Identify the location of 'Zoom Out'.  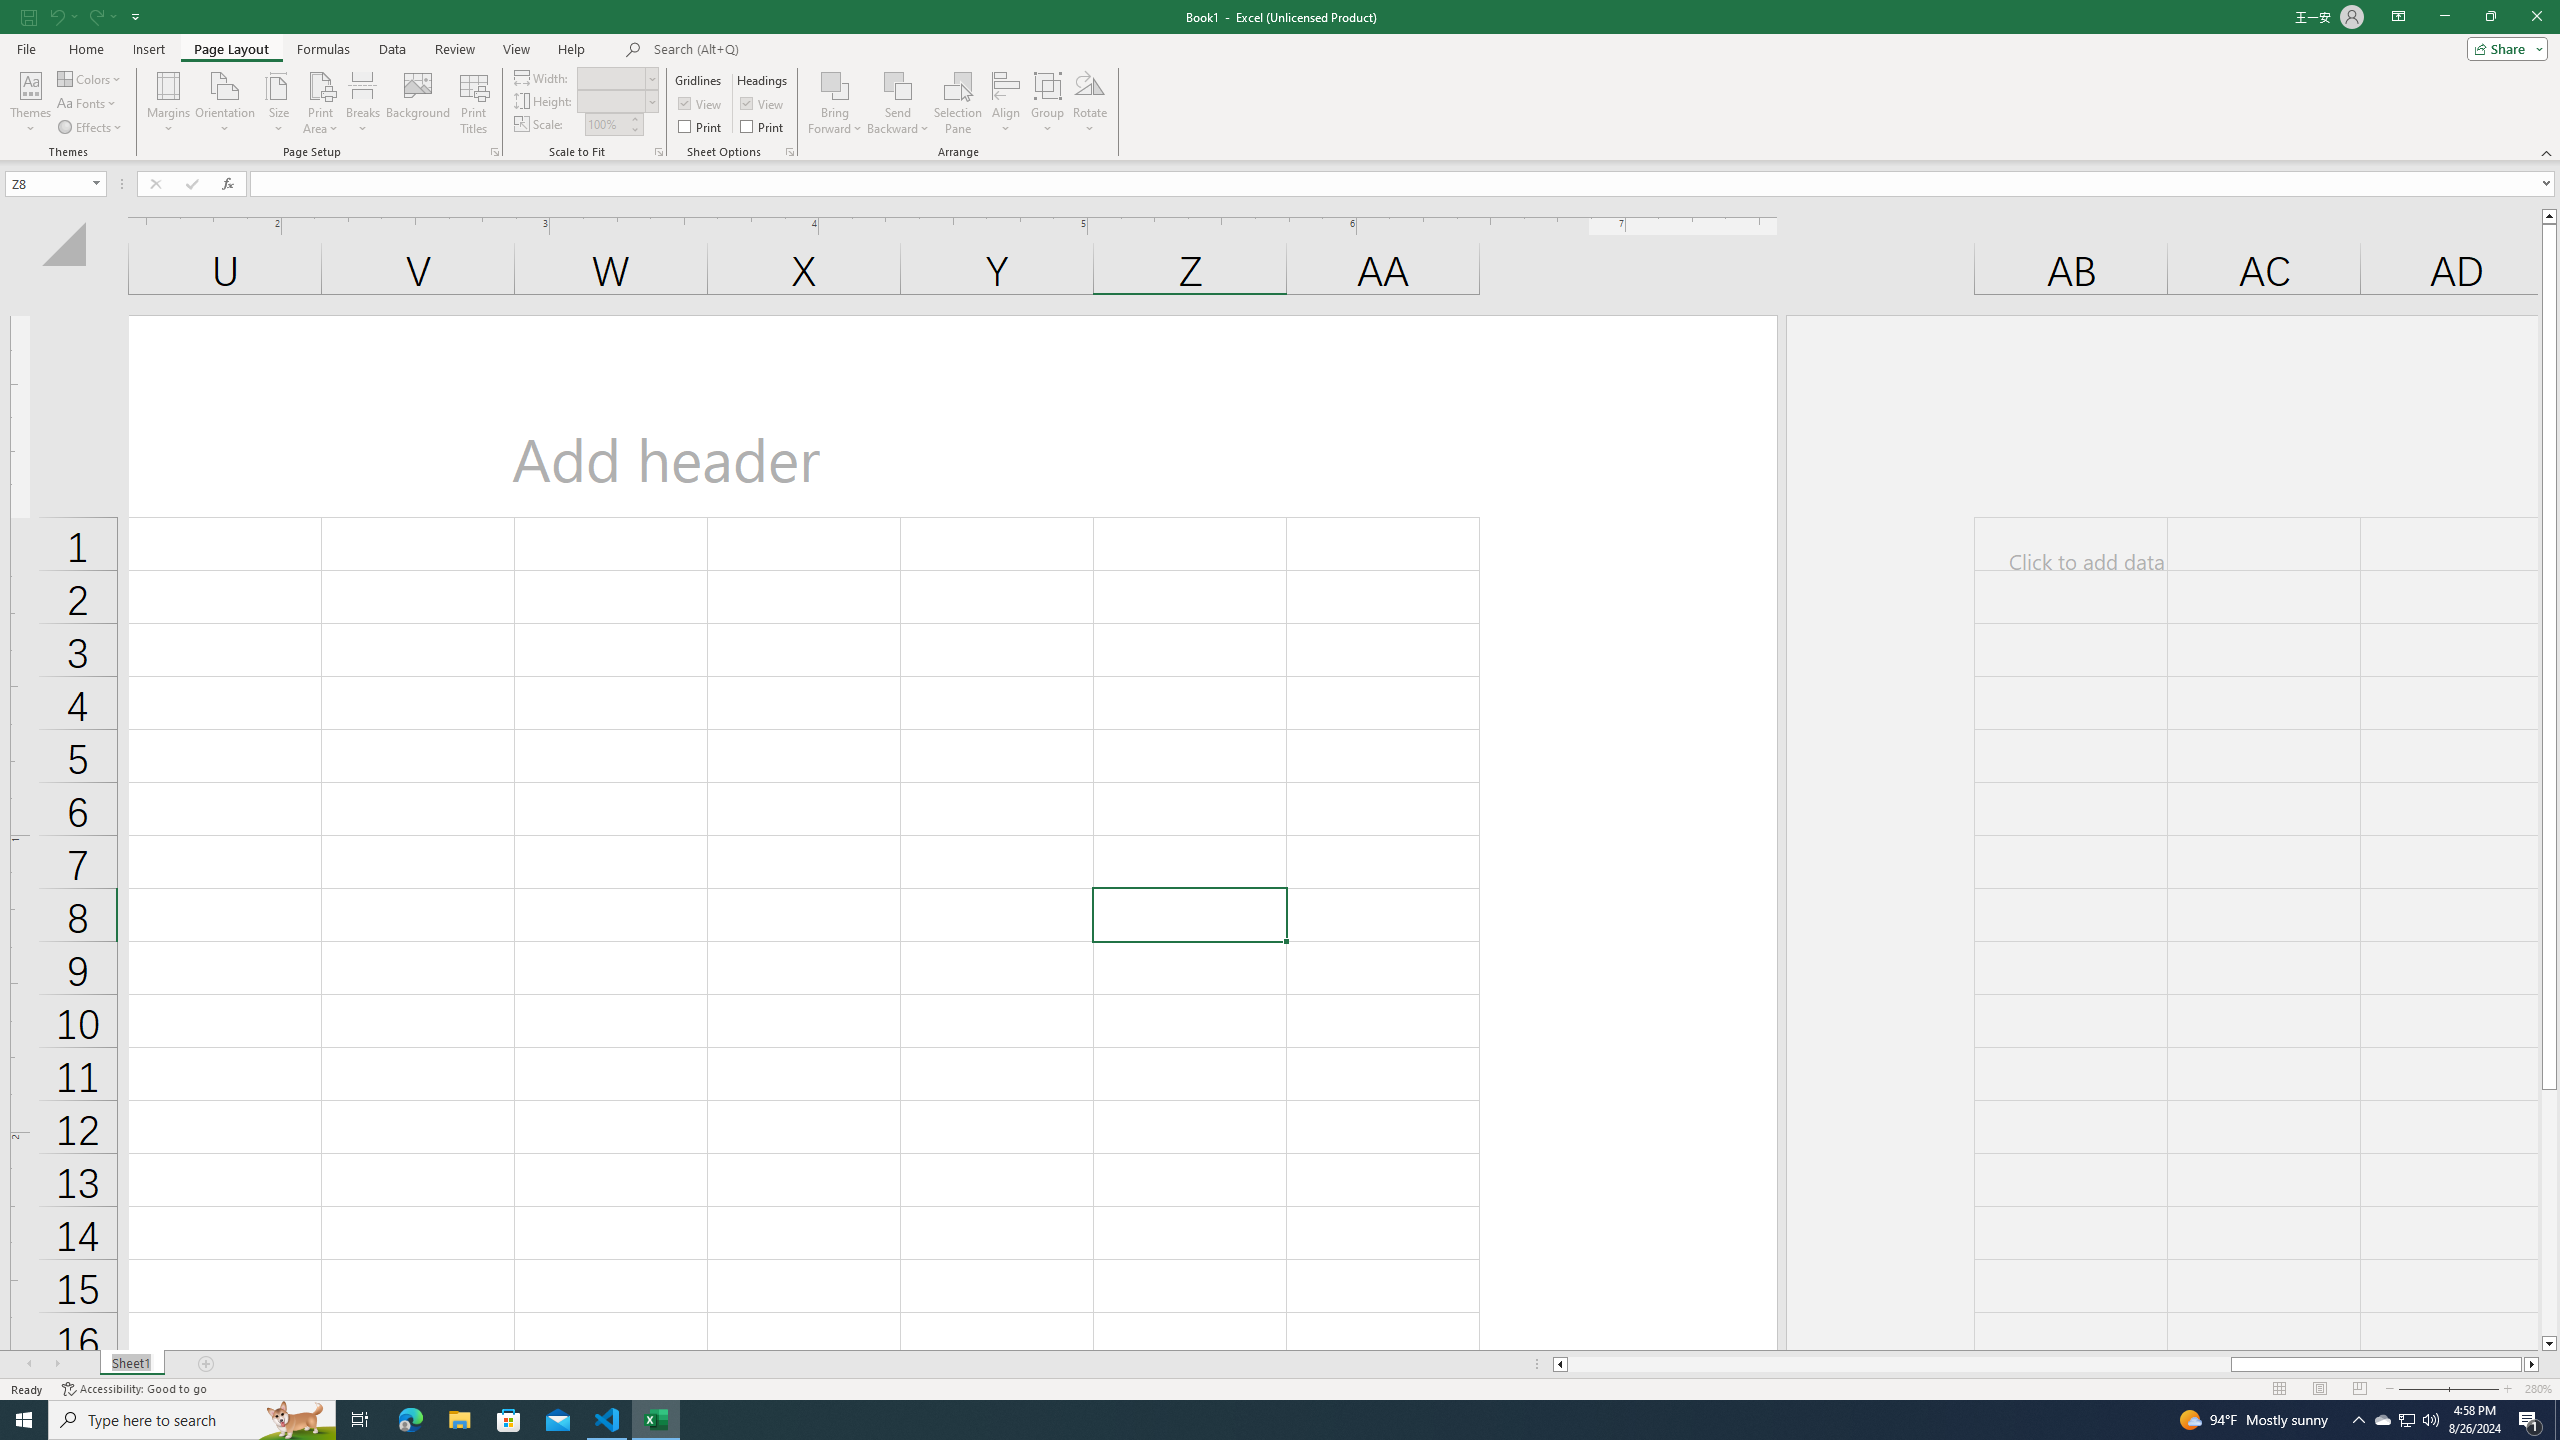
(2437, 1389).